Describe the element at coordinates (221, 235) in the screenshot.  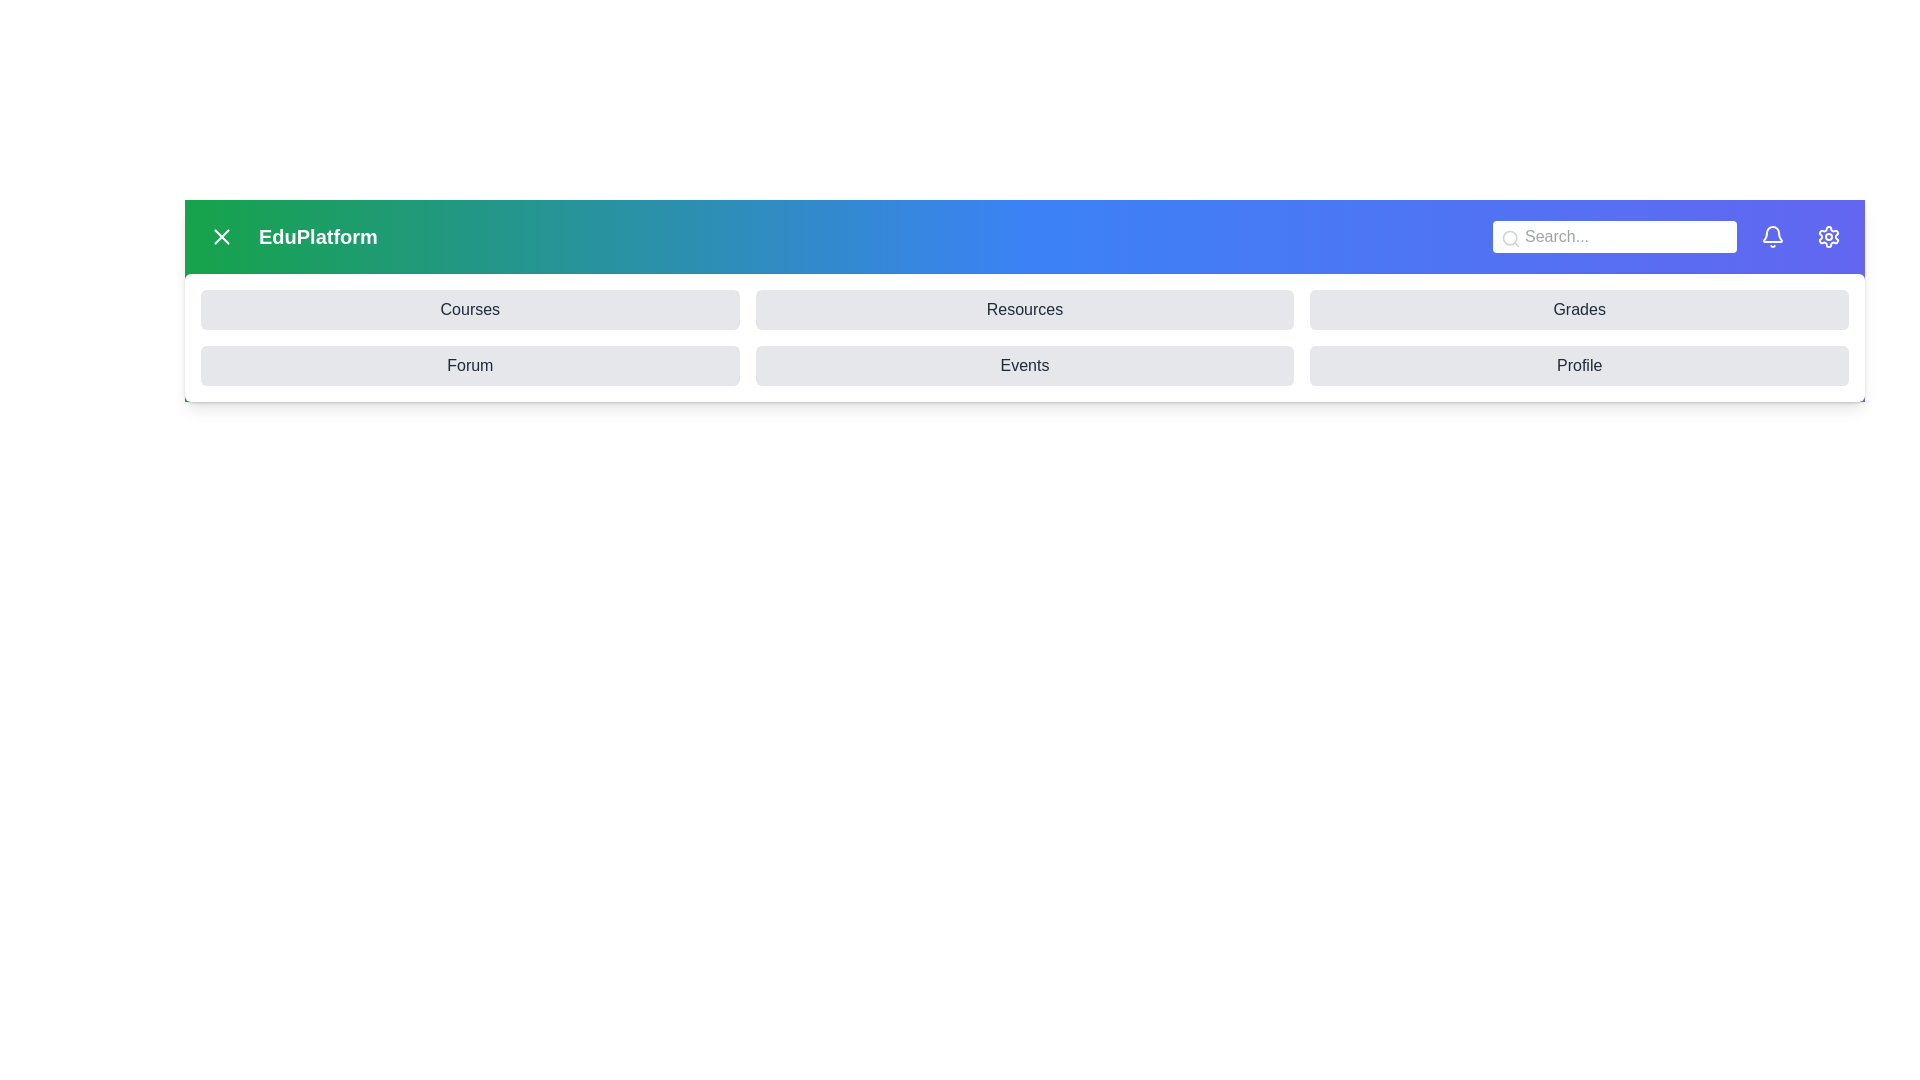
I see `the toggle button to close the menu` at that location.